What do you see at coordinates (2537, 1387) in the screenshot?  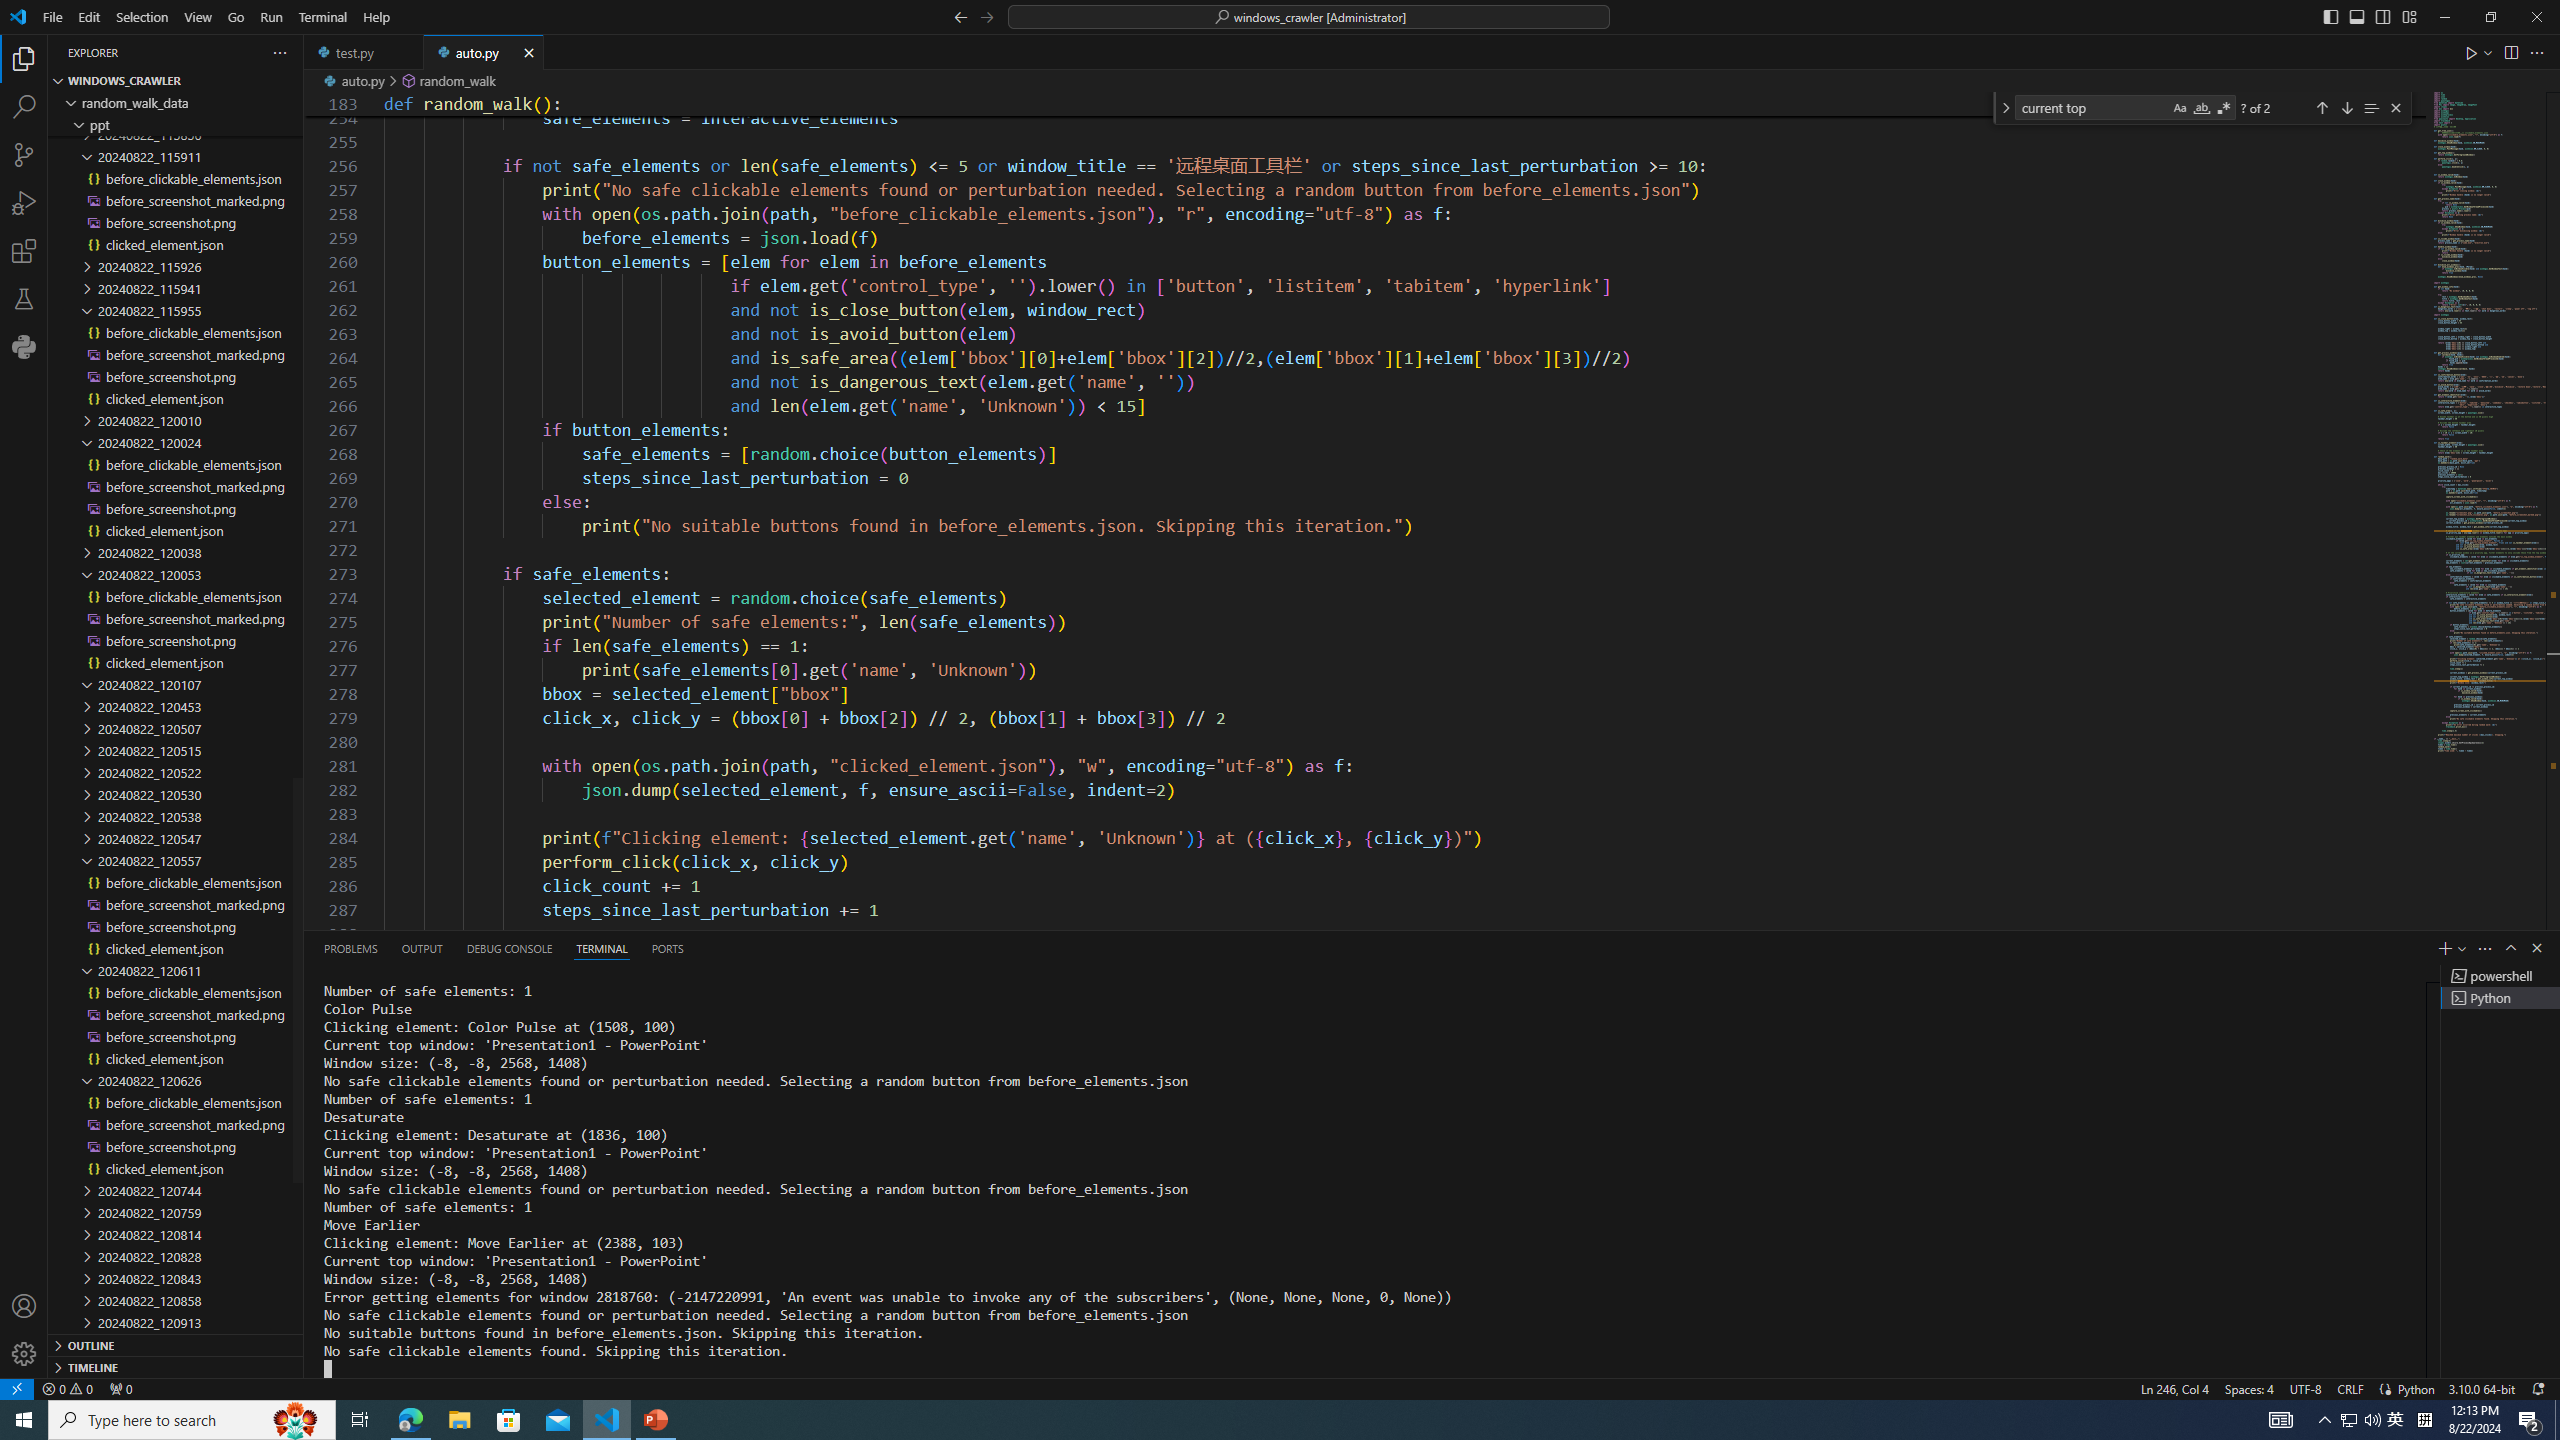 I see `'Notifications'` at bounding box center [2537, 1387].